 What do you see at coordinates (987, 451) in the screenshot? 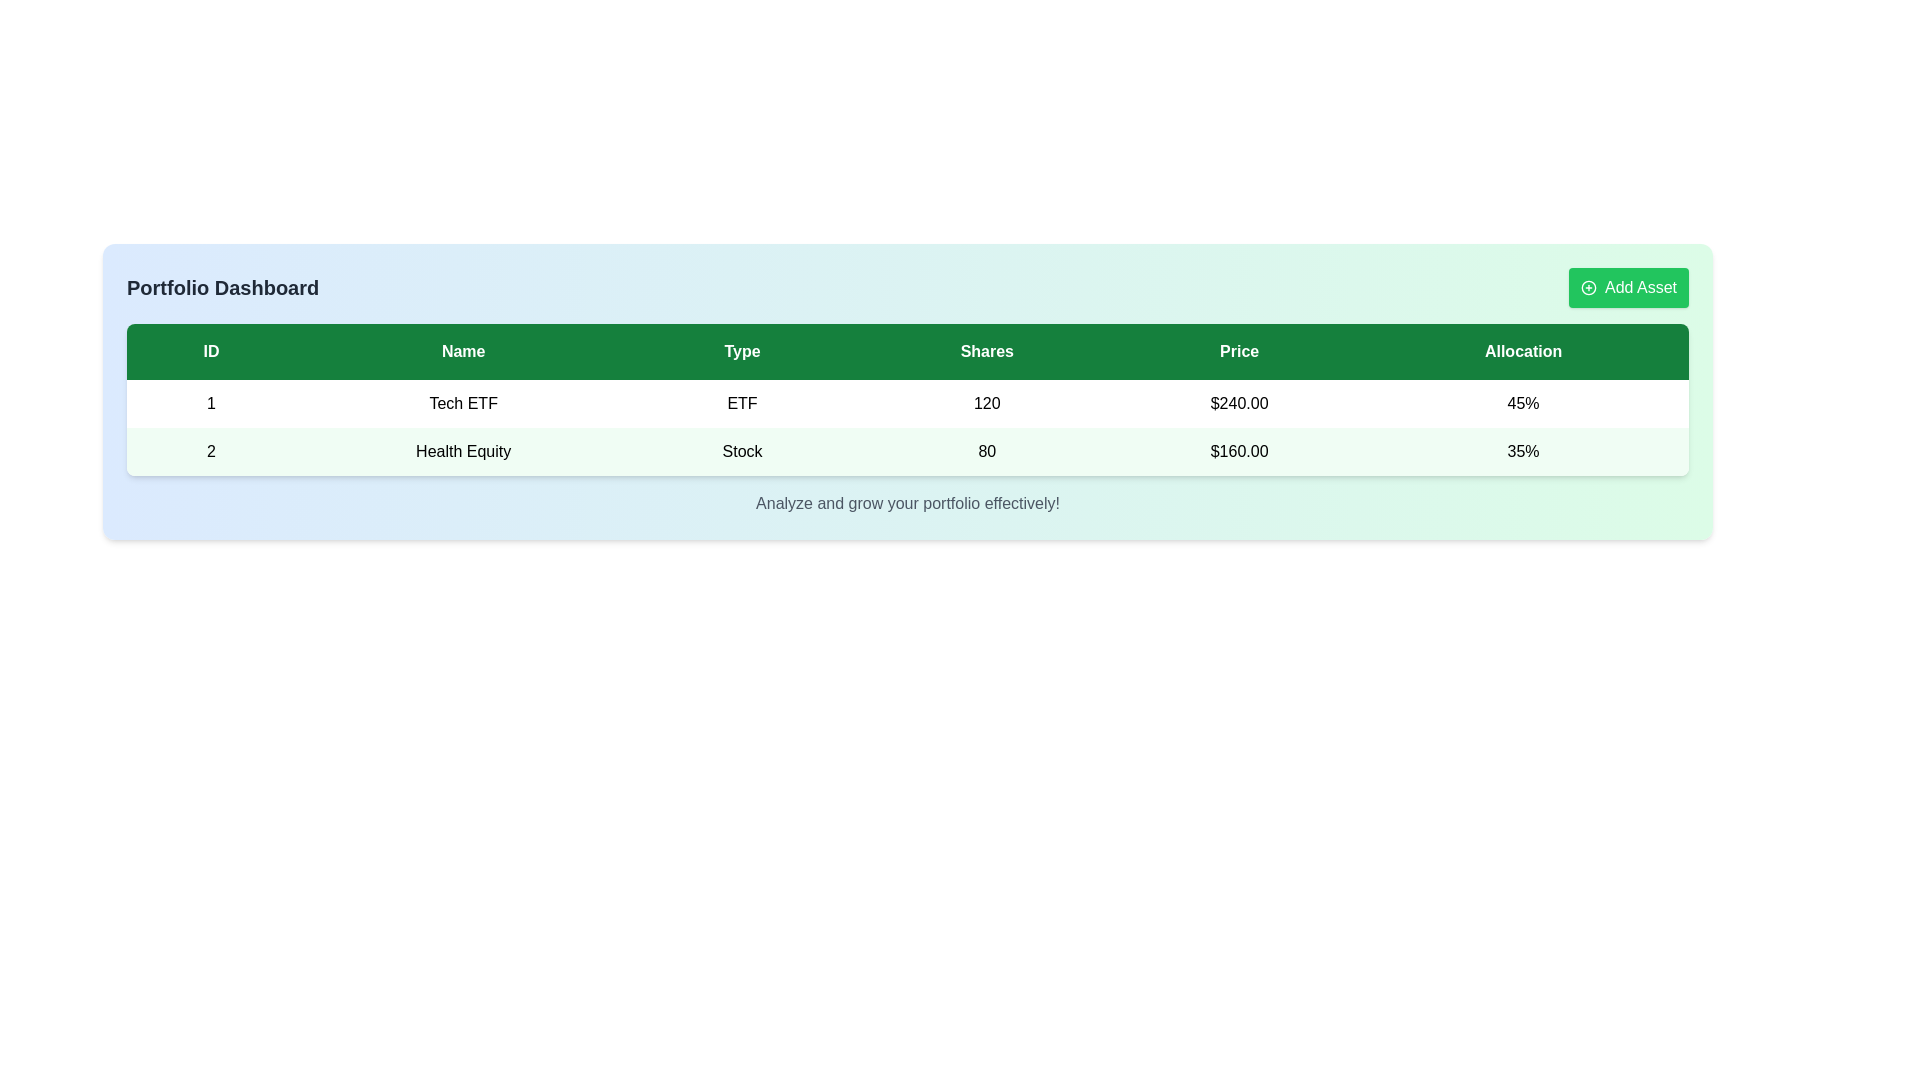
I see `numeric value displayed in the 'Shares' column for the asset 'Health Equity' located in the second row of the table` at bounding box center [987, 451].